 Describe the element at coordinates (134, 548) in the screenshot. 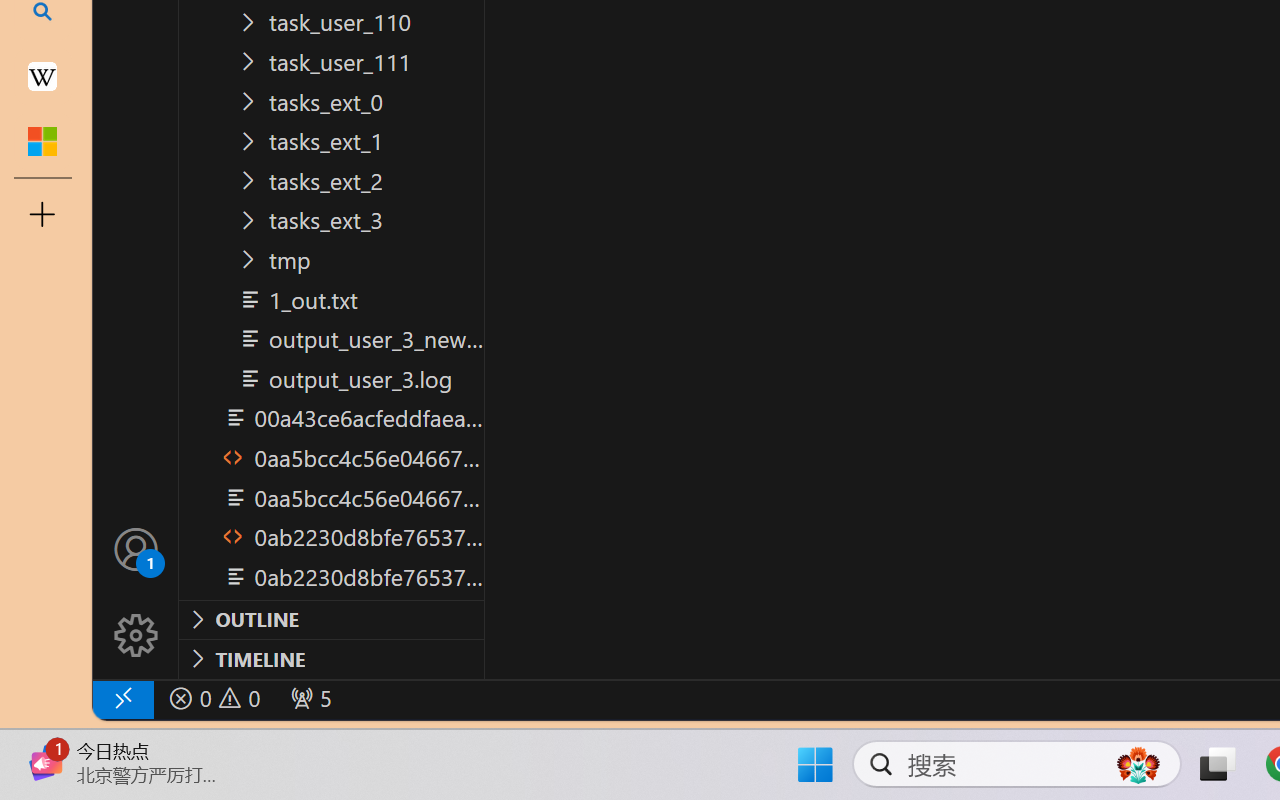

I see `'Accounts - Sign in requested'` at that location.